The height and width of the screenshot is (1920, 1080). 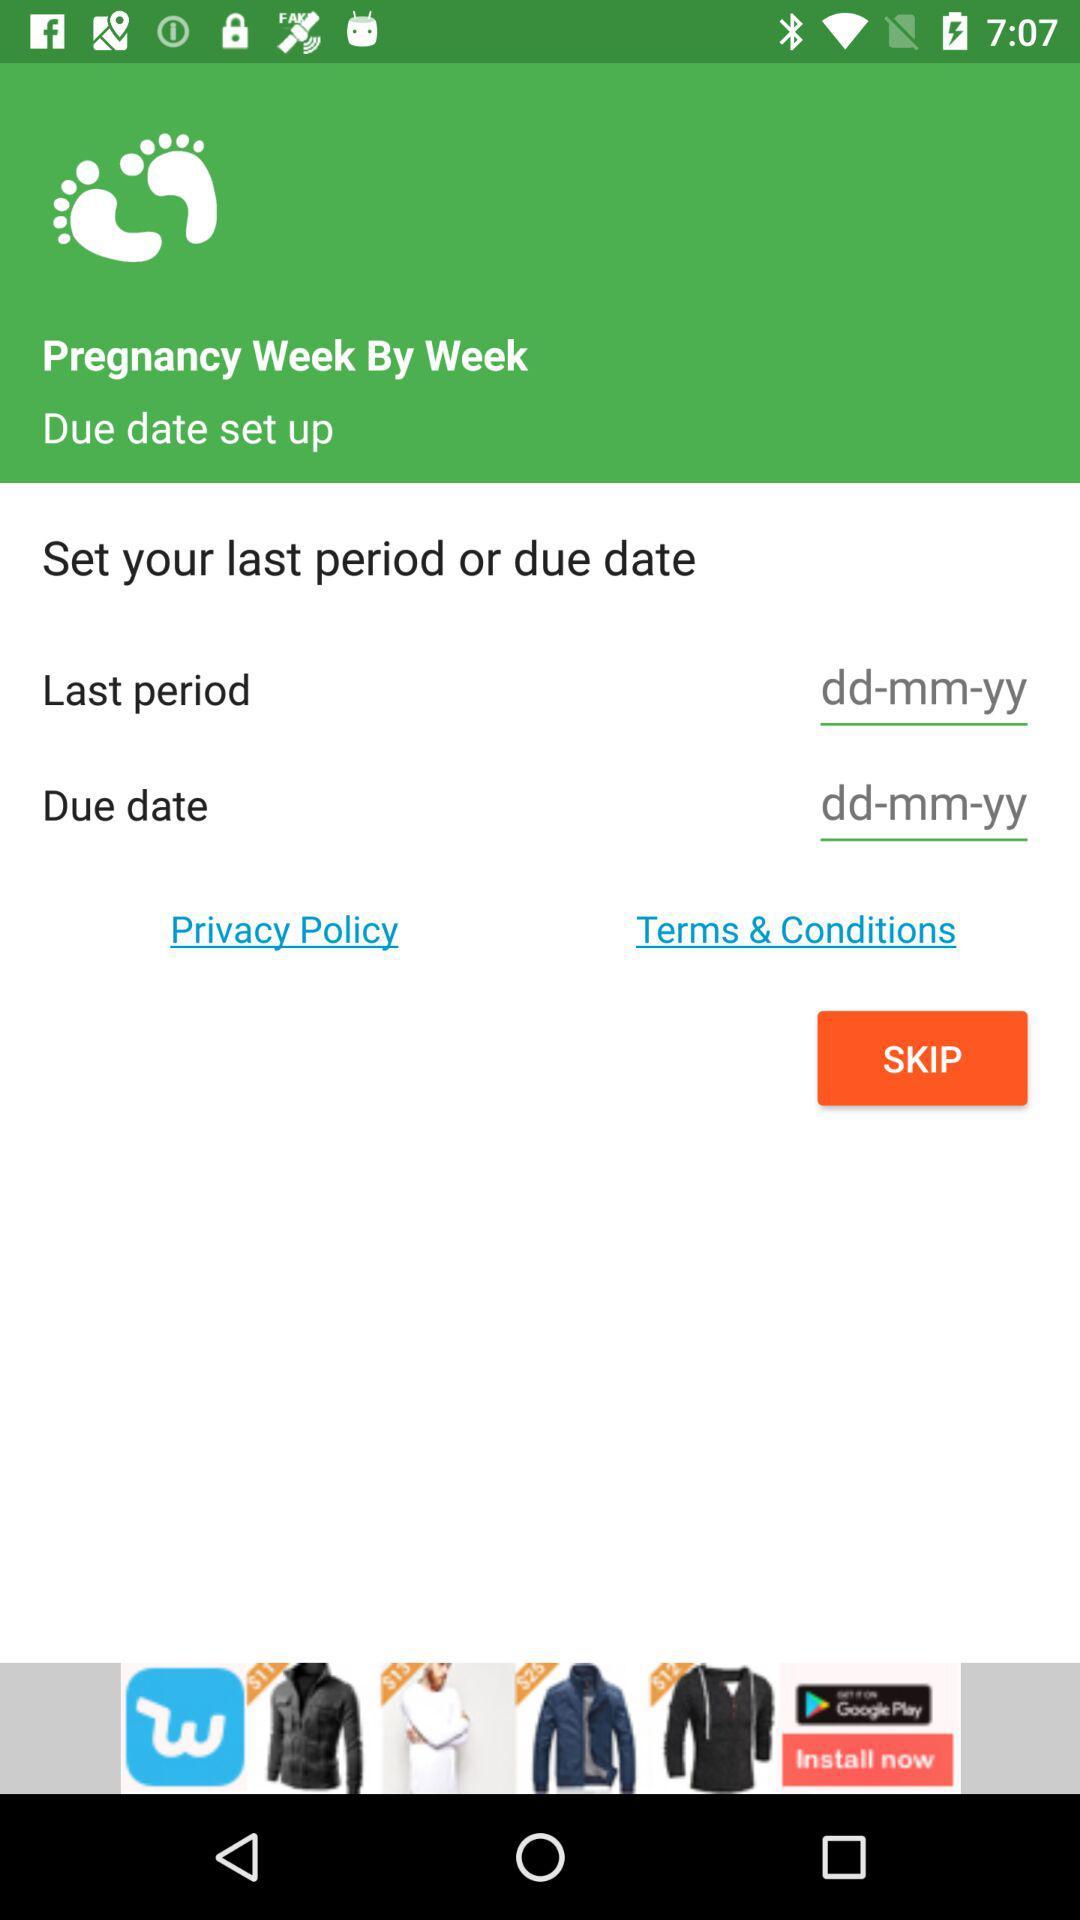 I want to click on calender, so click(x=924, y=804).